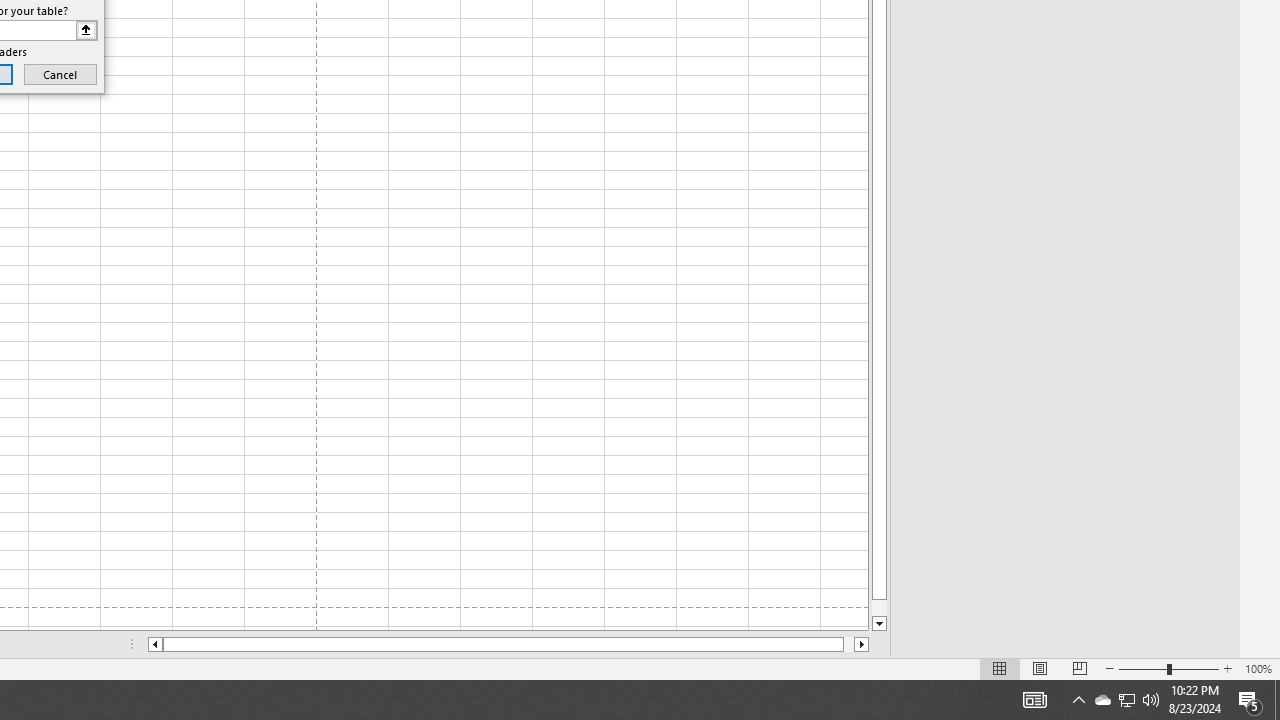 This screenshot has width=1280, height=720. What do you see at coordinates (879, 623) in the screenshot?
I see `'Line down'` at bounding box center [879, 623].